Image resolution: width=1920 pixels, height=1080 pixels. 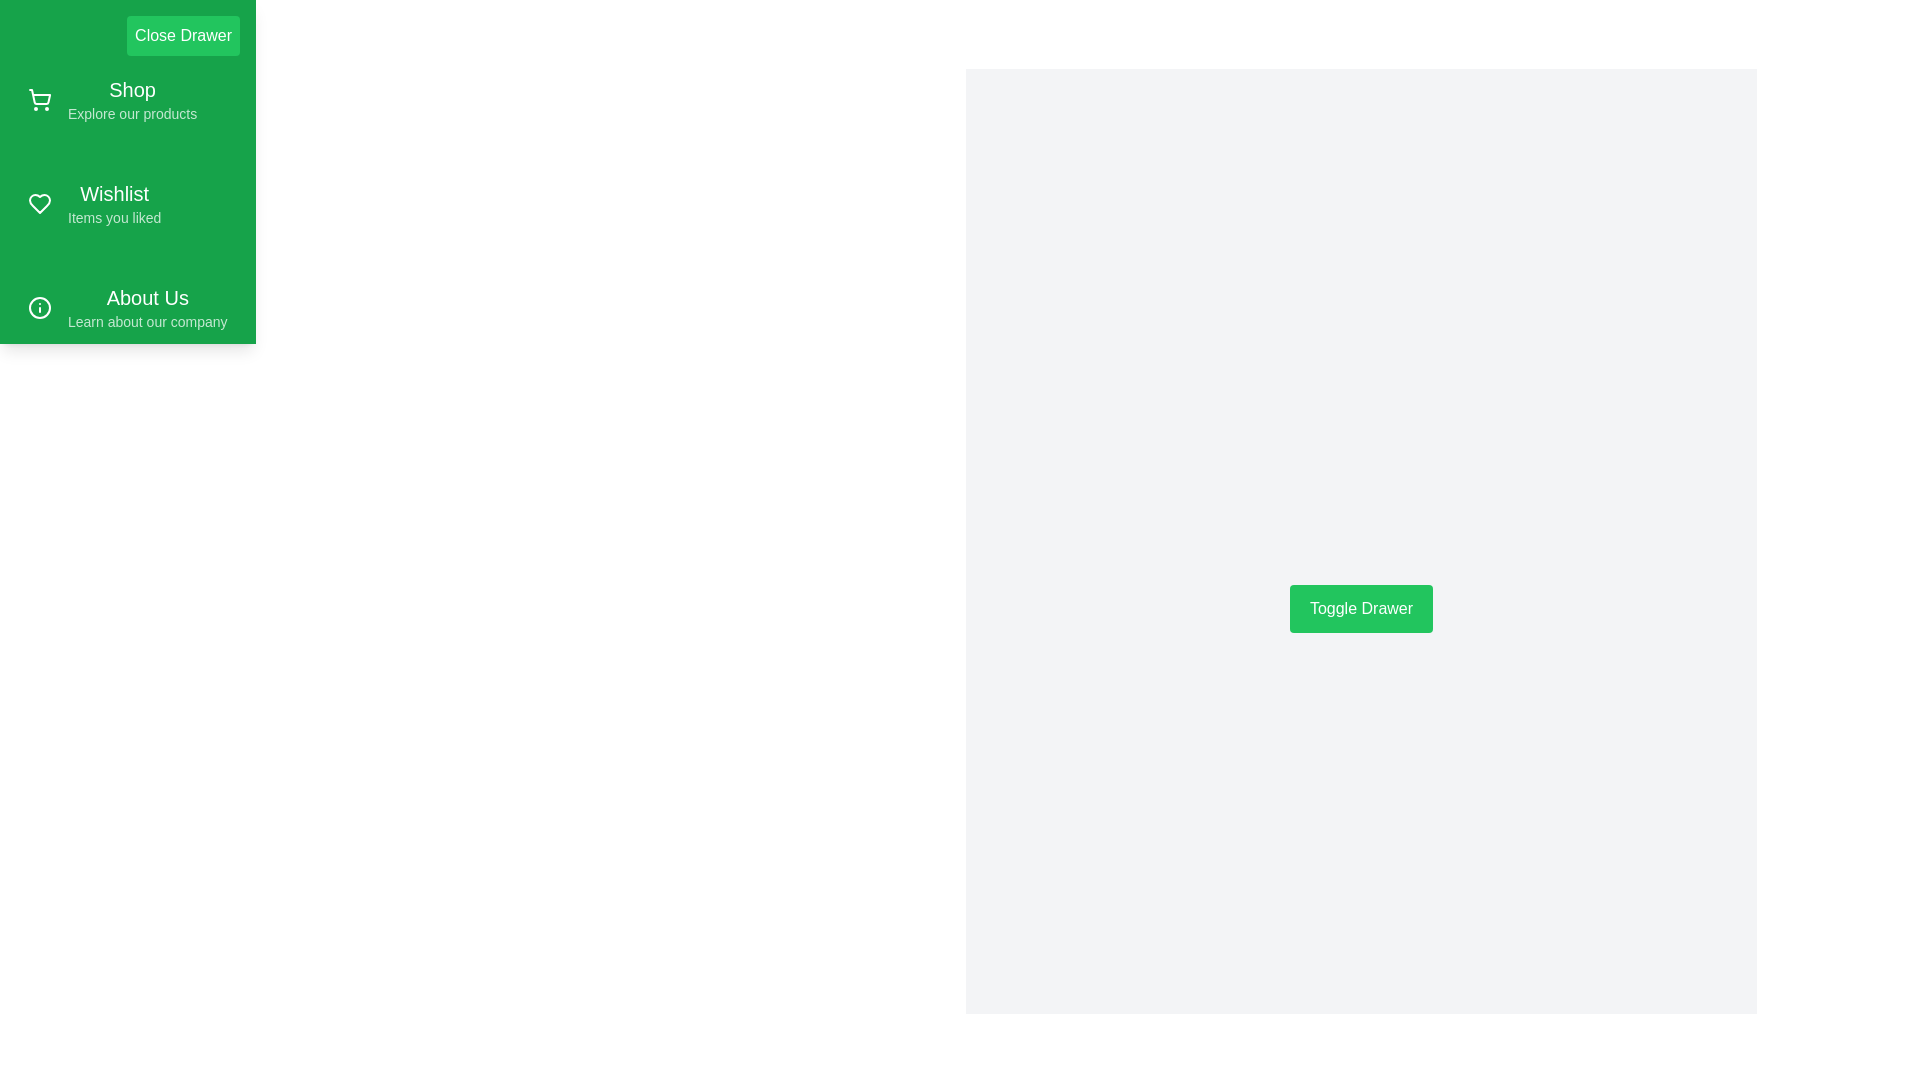 I want to click on the menu item labeled 'About Us' to read its description, so click(x=127, y=308).